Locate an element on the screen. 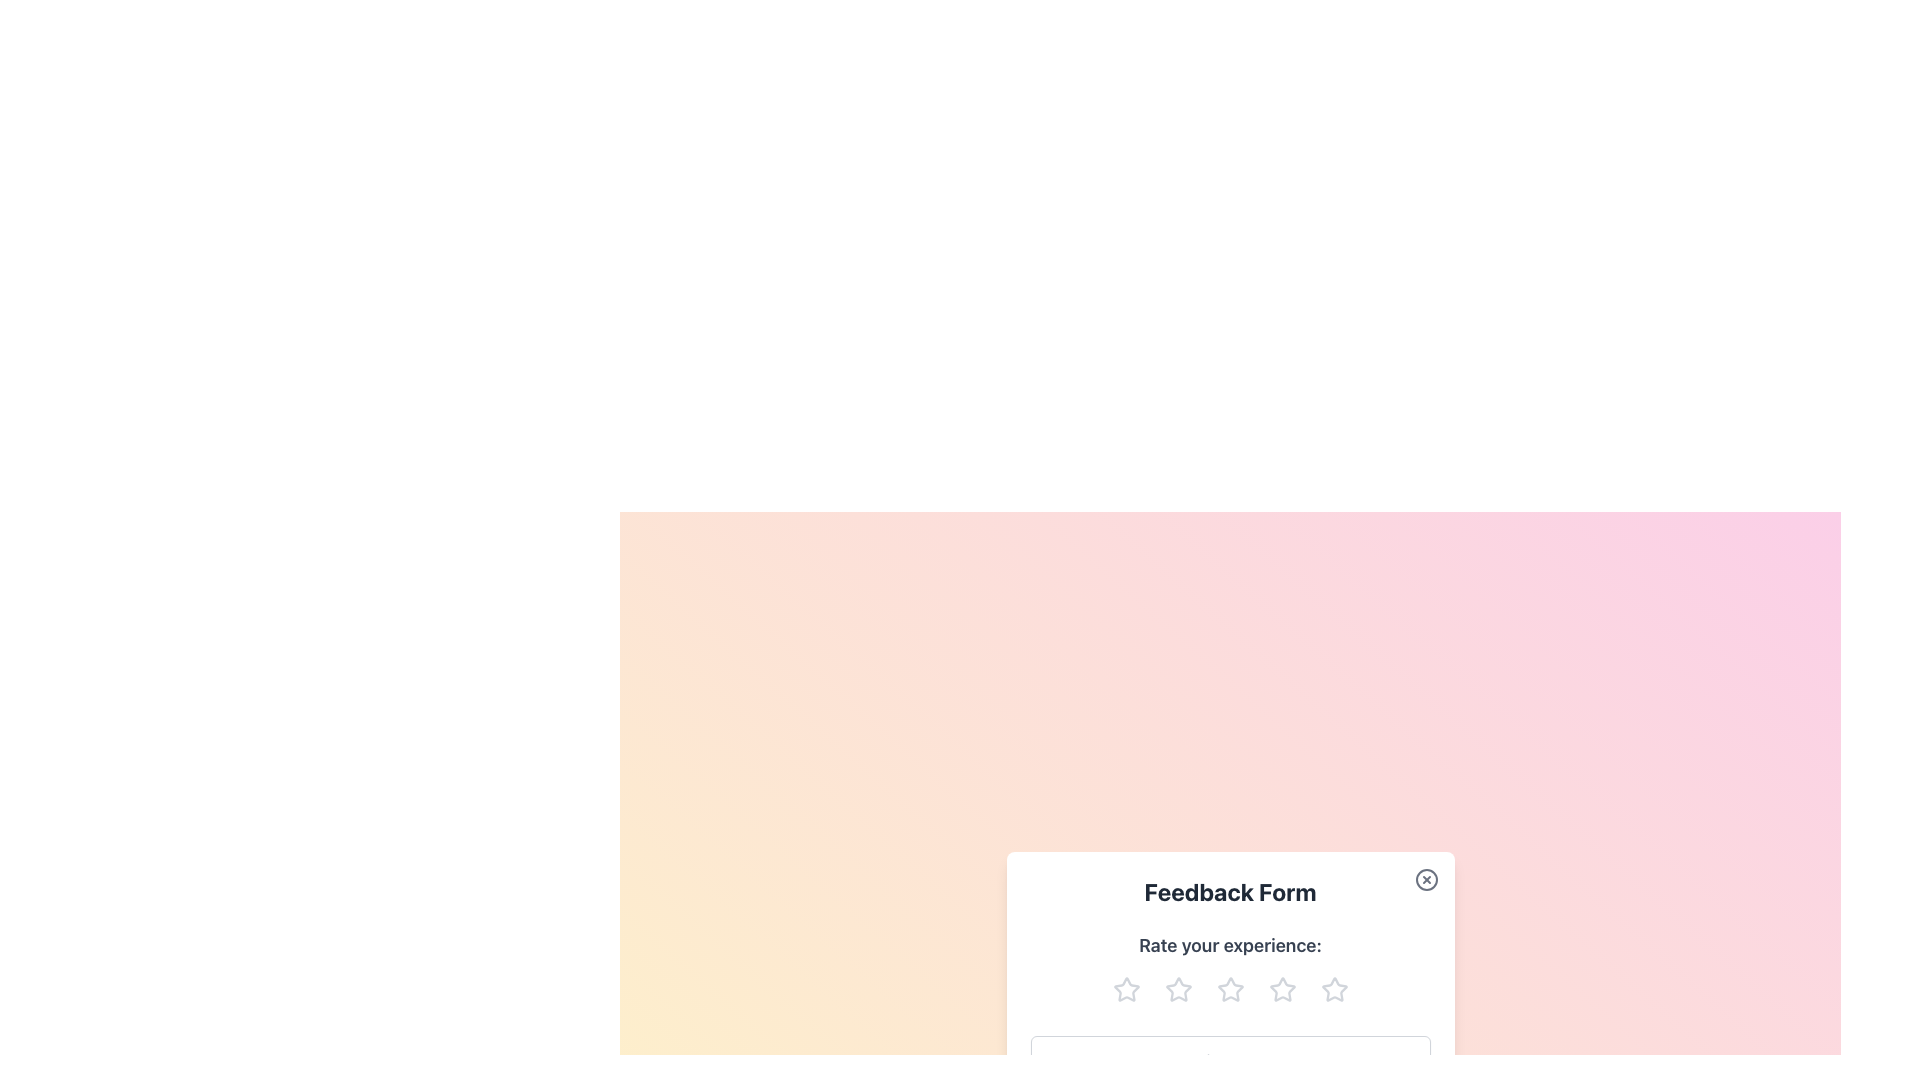 The image size is (1920, 1080). the star icon button, which is the fourth button in a row of five, used for rating under the label 'Rate your experience:' in the feedback form is located at coordinates (1282, 990).